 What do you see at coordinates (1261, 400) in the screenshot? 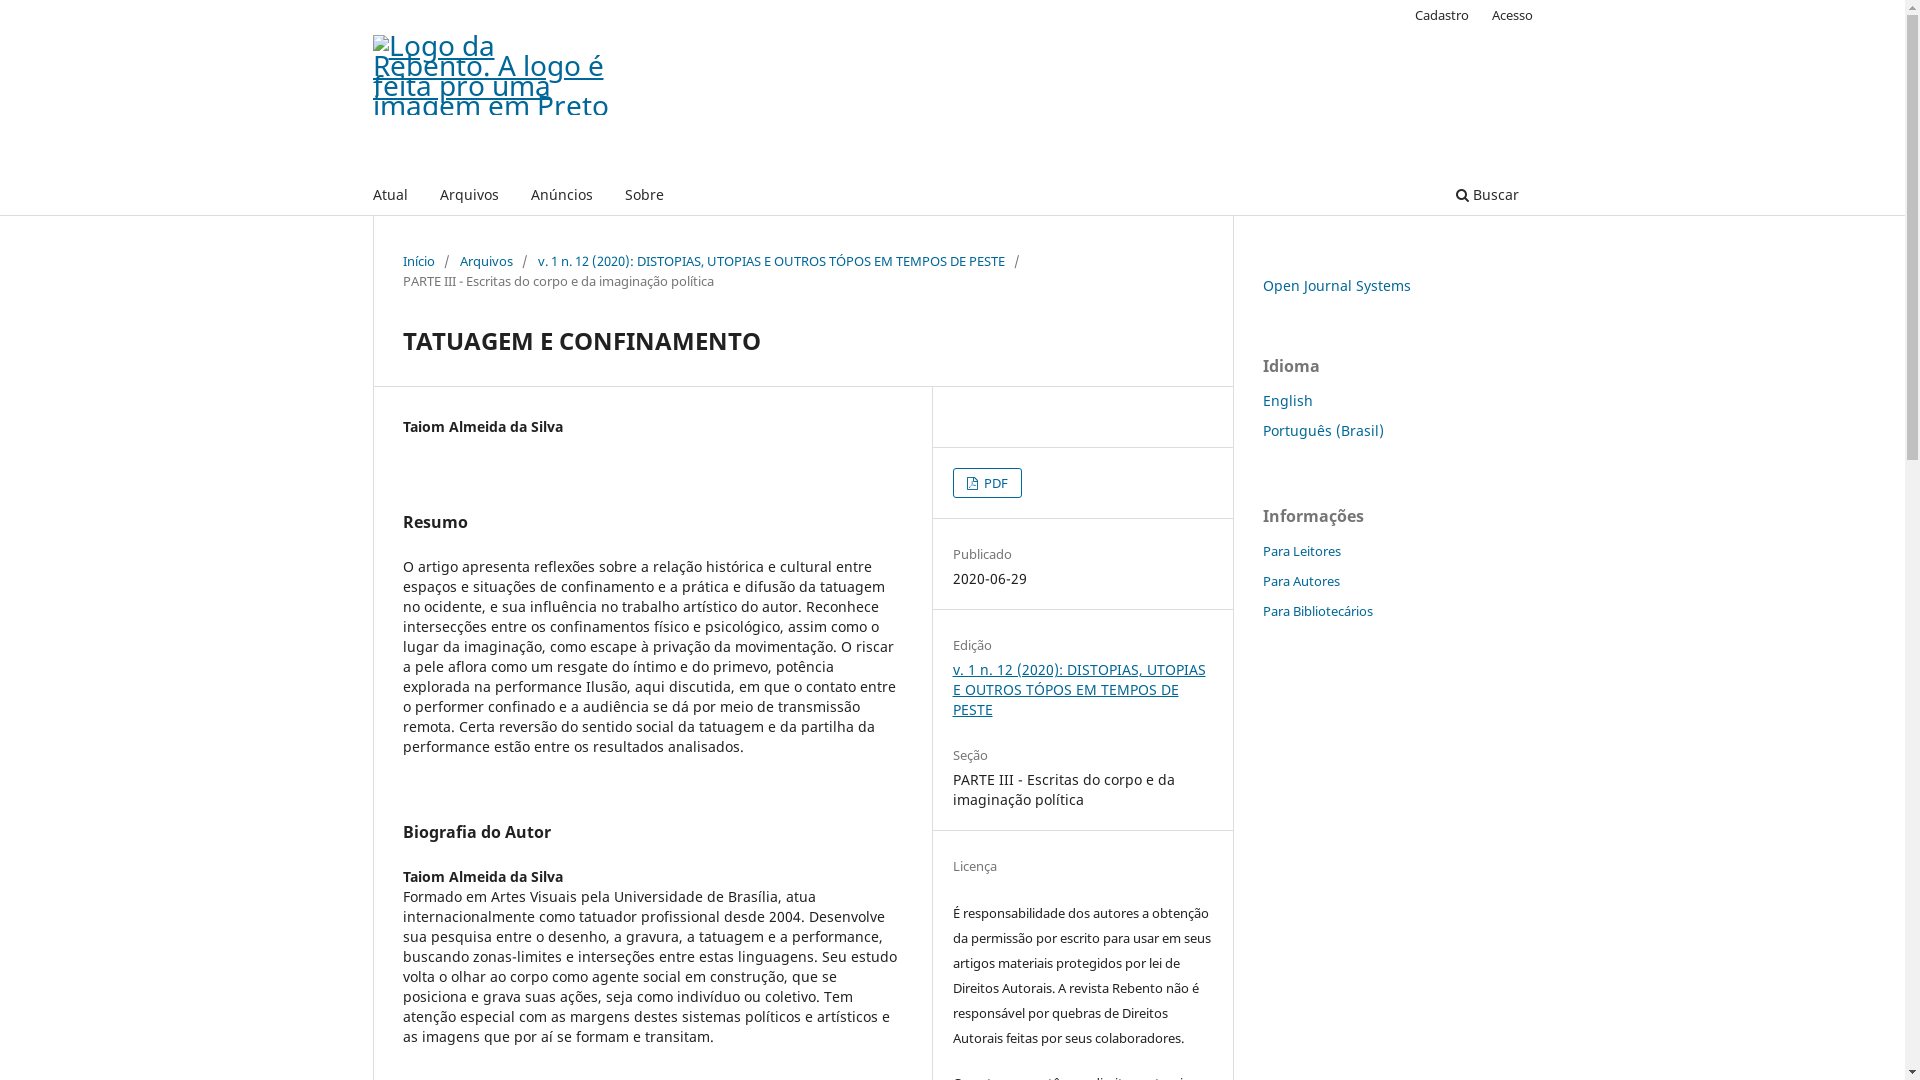
I see `'English'` at bounding box center [1261, 400].